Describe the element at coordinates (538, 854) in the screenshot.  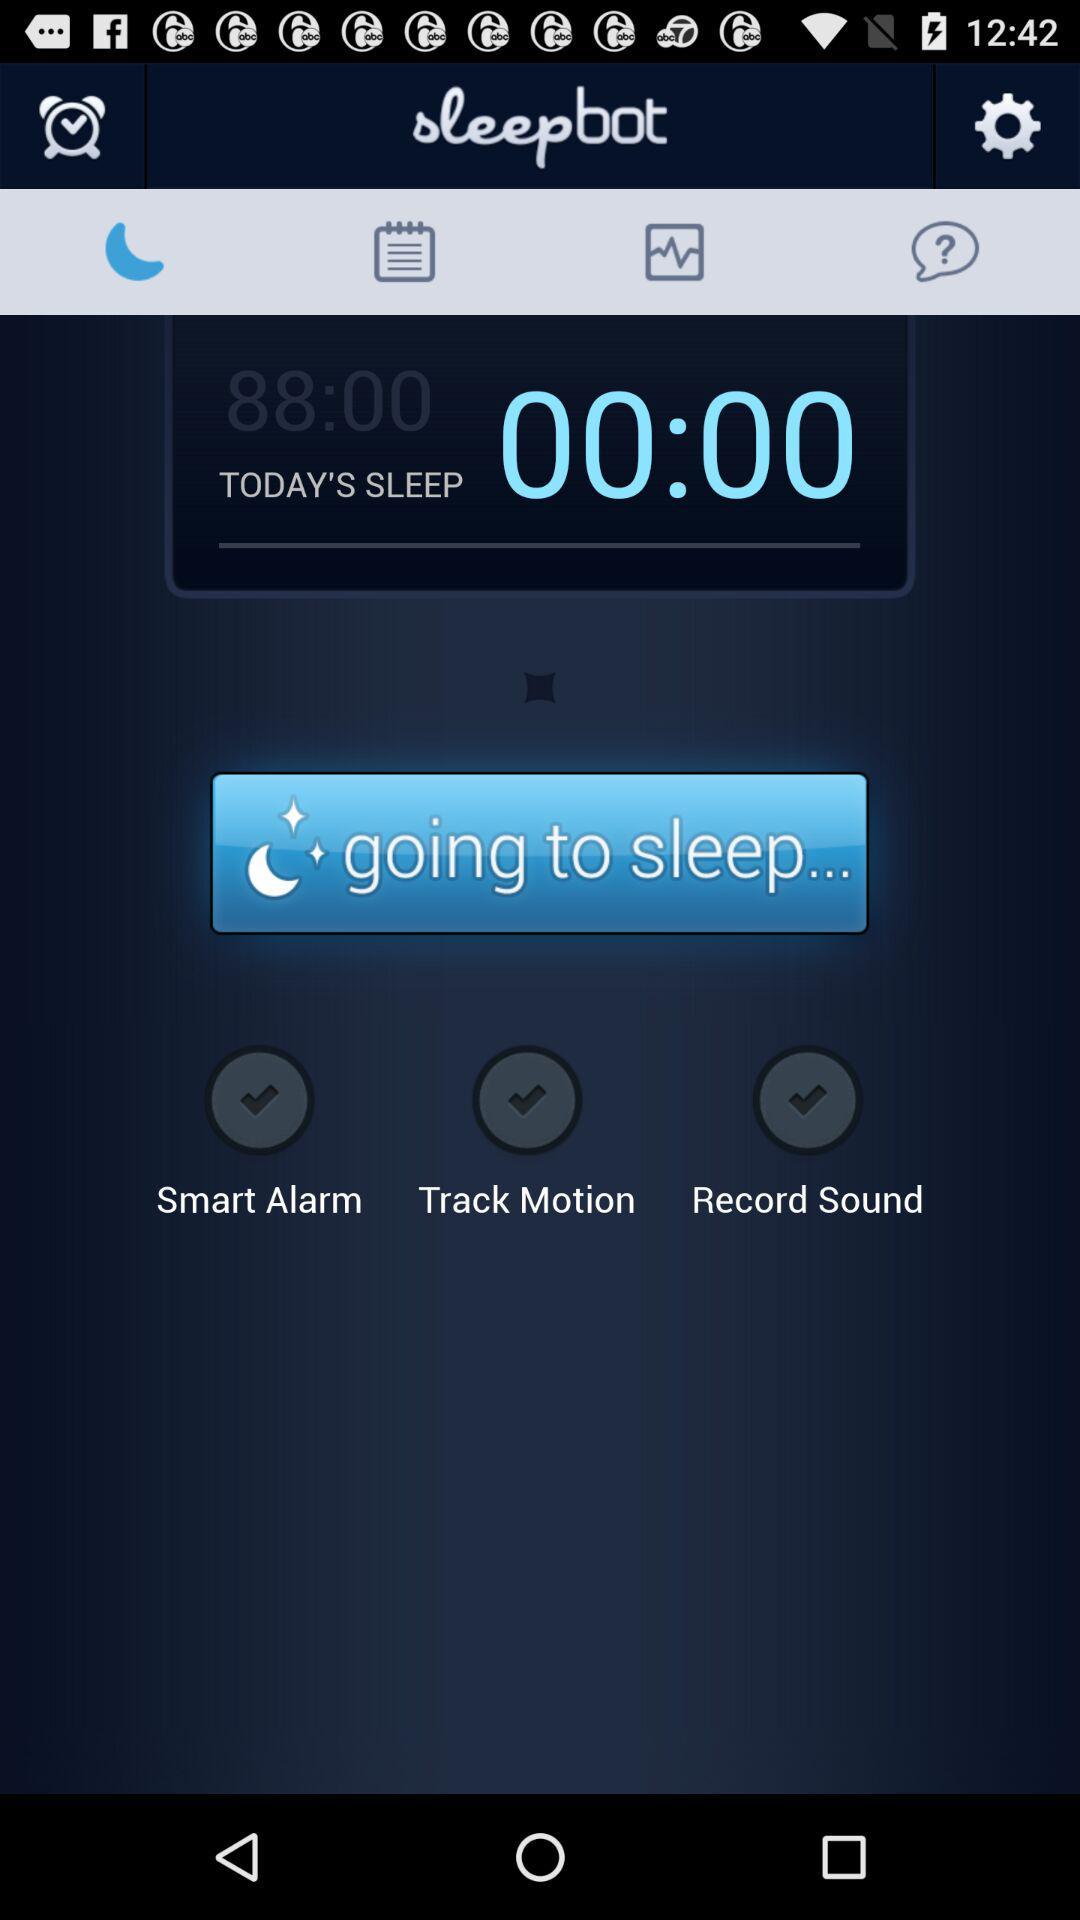
I see `start tracking sleep` at that location.